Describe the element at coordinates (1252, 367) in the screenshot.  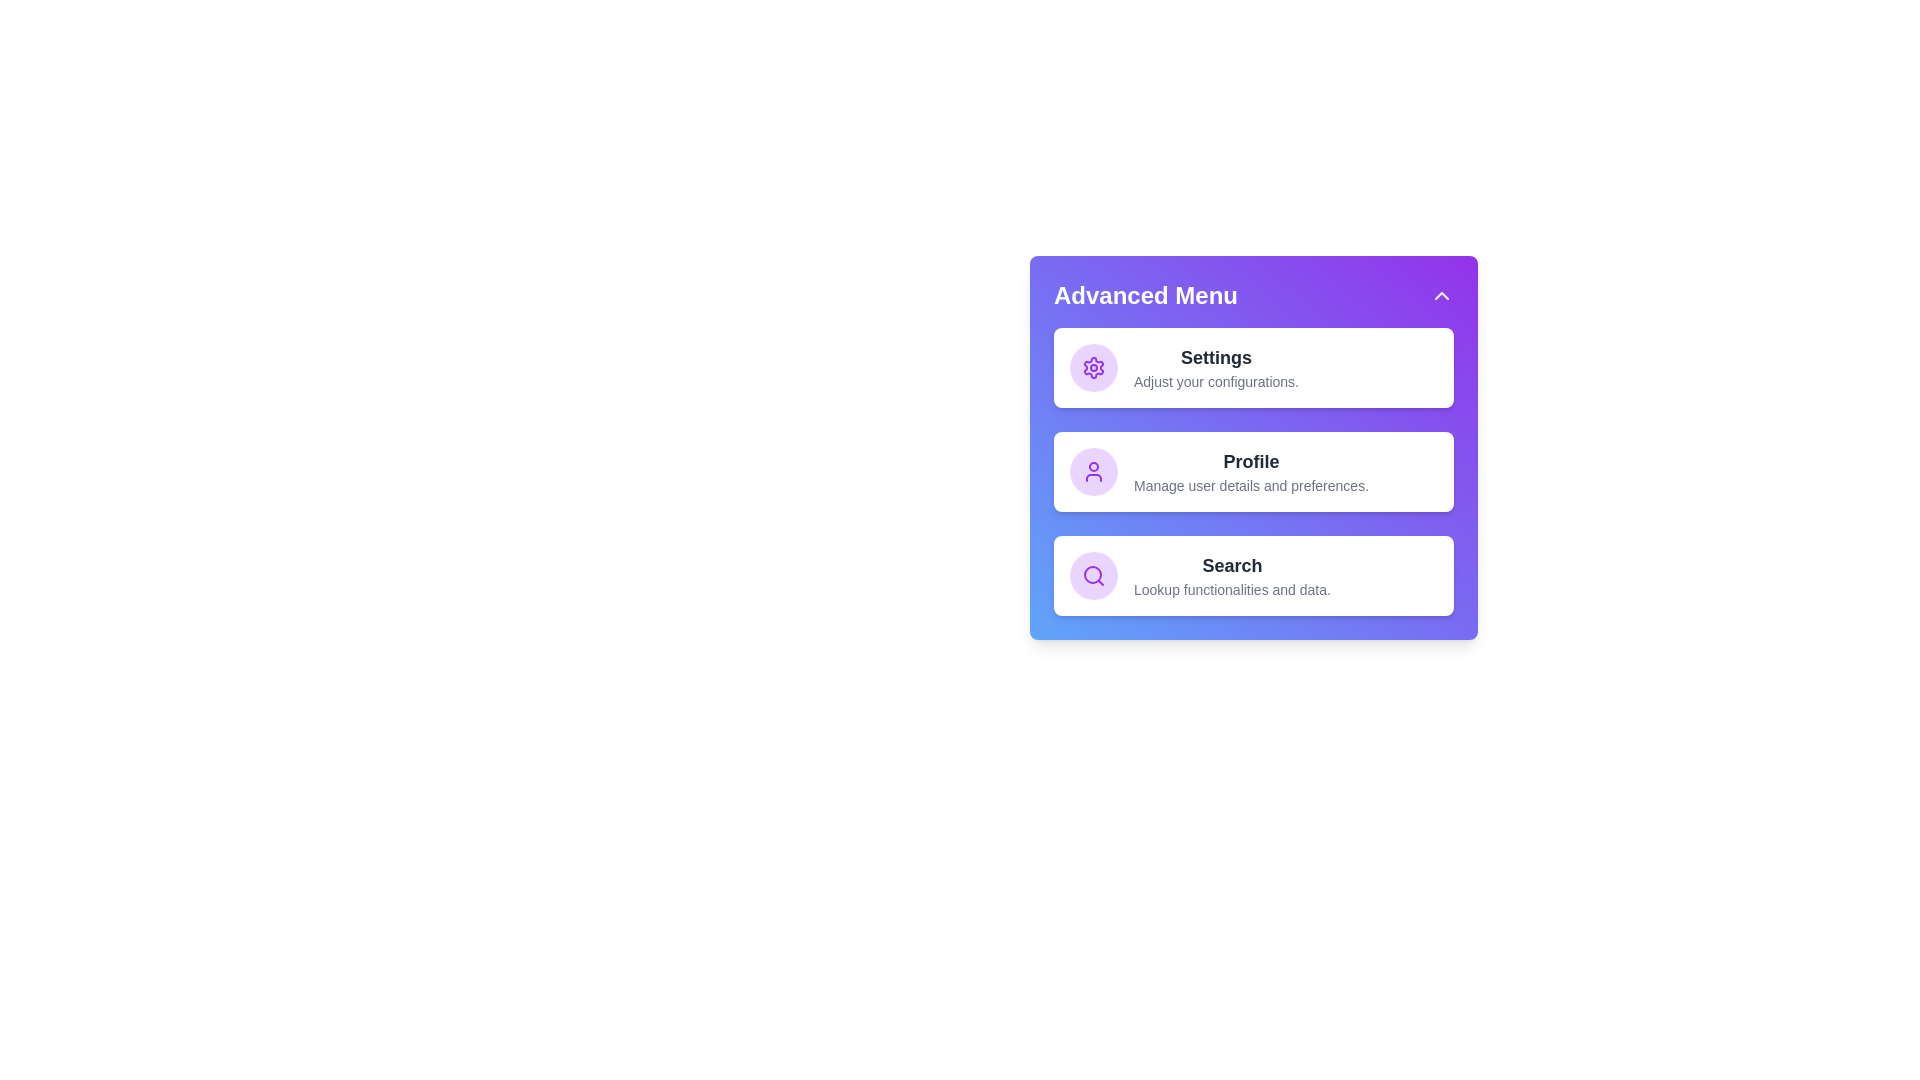
I see `the 'Settings' option in the menu` at that location.